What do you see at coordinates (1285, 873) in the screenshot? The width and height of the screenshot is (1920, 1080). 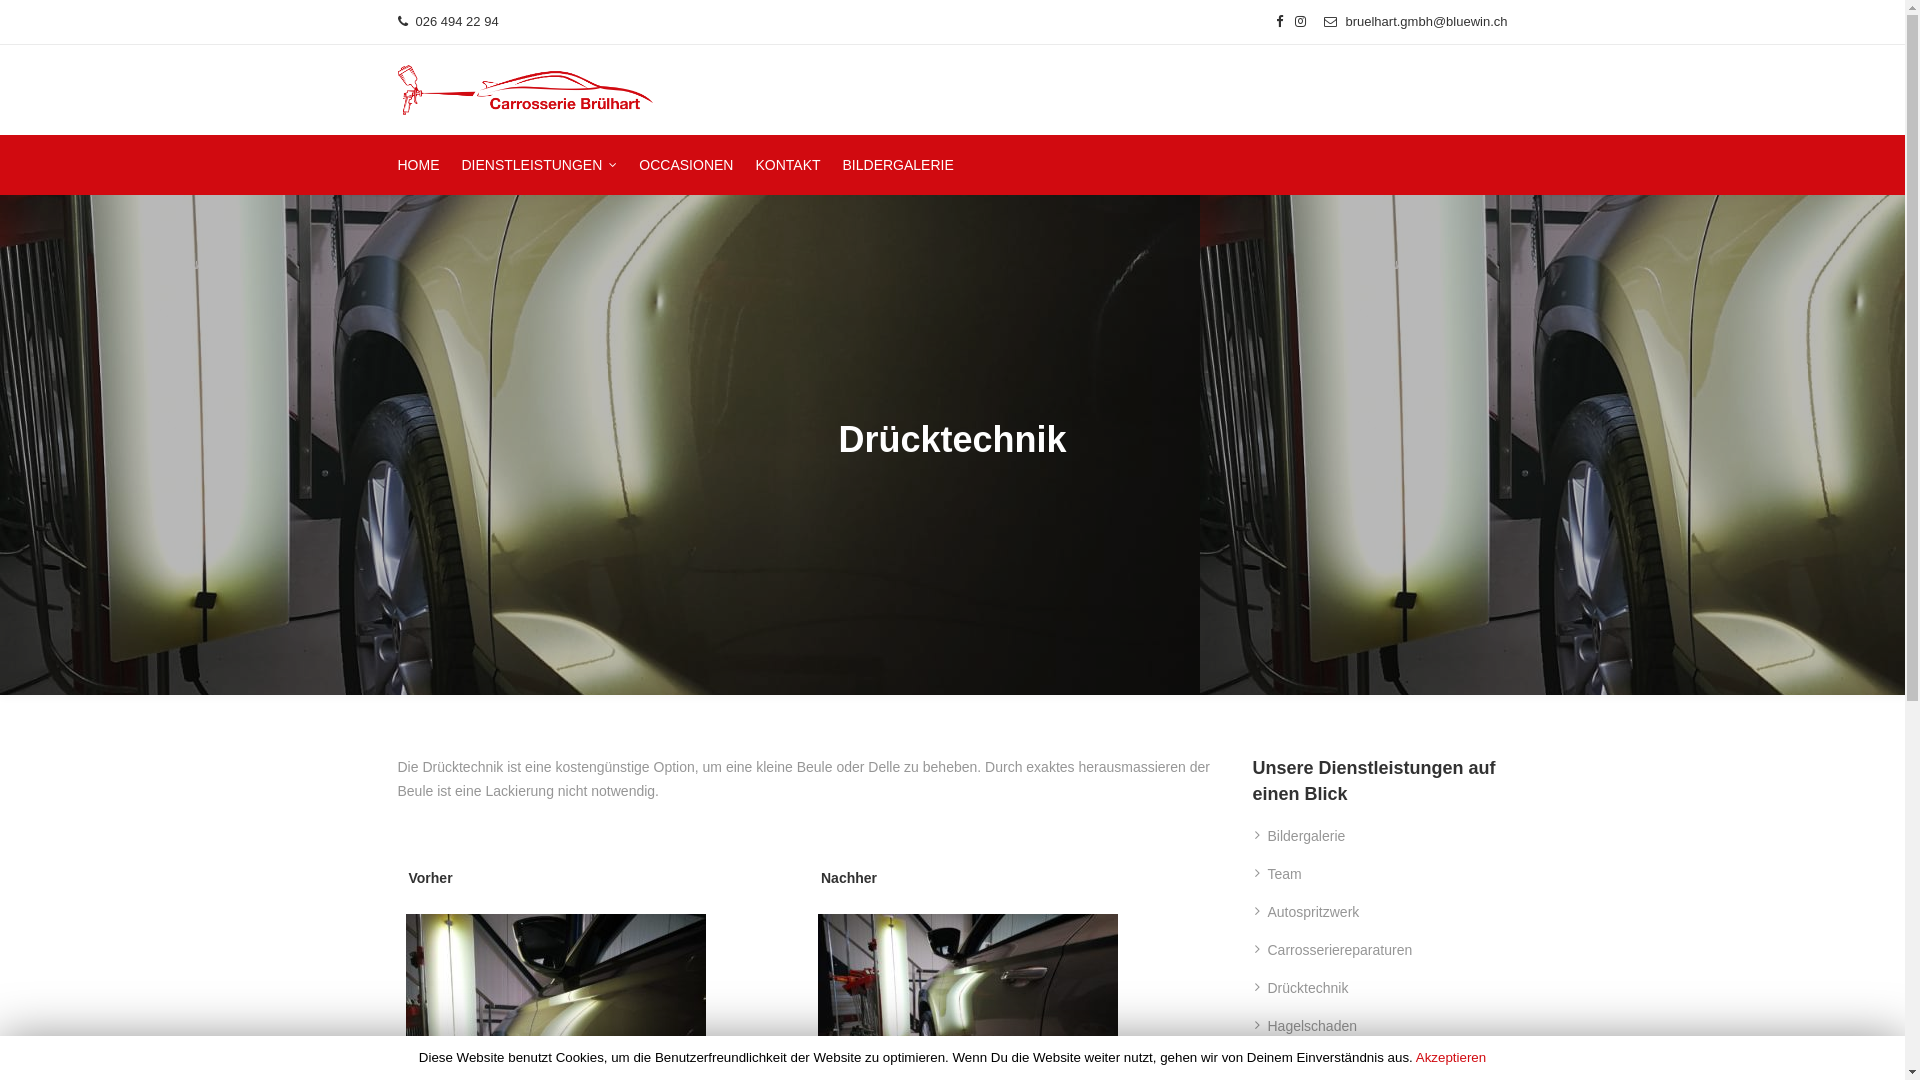 I see `'Team'` at bounding box center [1285, 873].